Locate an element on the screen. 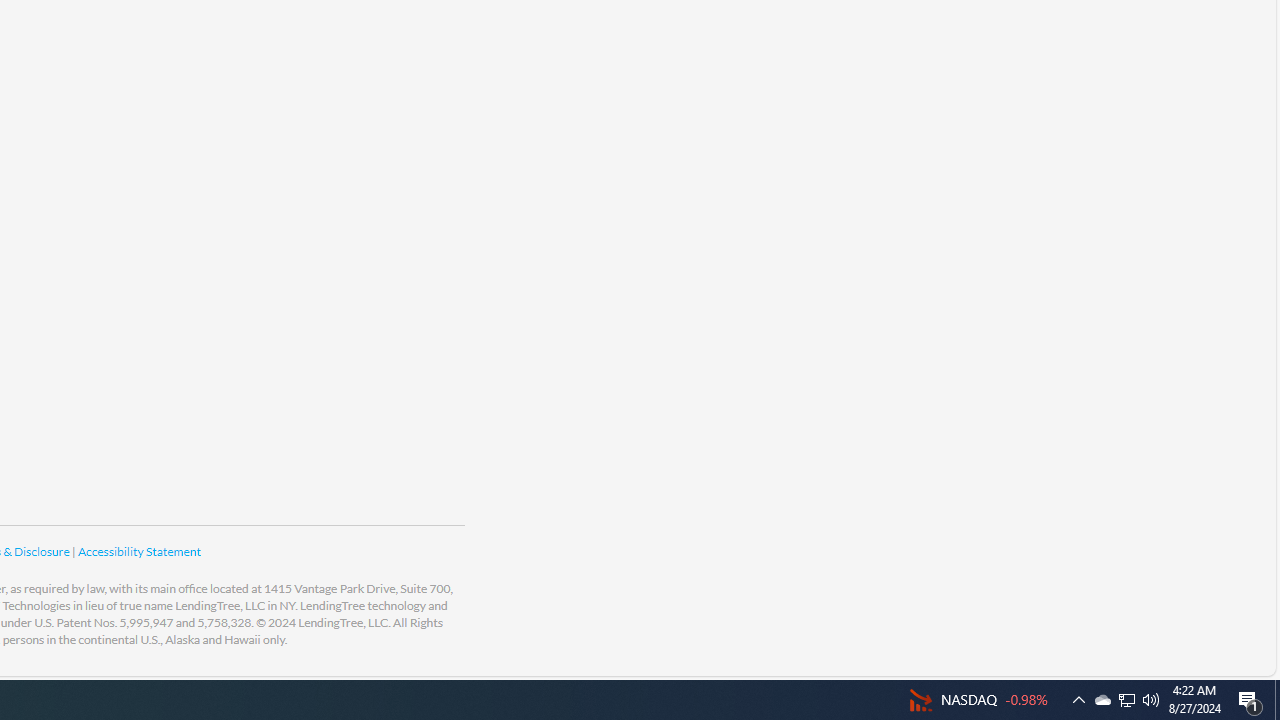 Image resolution: width=1280 pixels, height=720 pixels. 'Accessibility Statement' is located at coordinates (137, 551).